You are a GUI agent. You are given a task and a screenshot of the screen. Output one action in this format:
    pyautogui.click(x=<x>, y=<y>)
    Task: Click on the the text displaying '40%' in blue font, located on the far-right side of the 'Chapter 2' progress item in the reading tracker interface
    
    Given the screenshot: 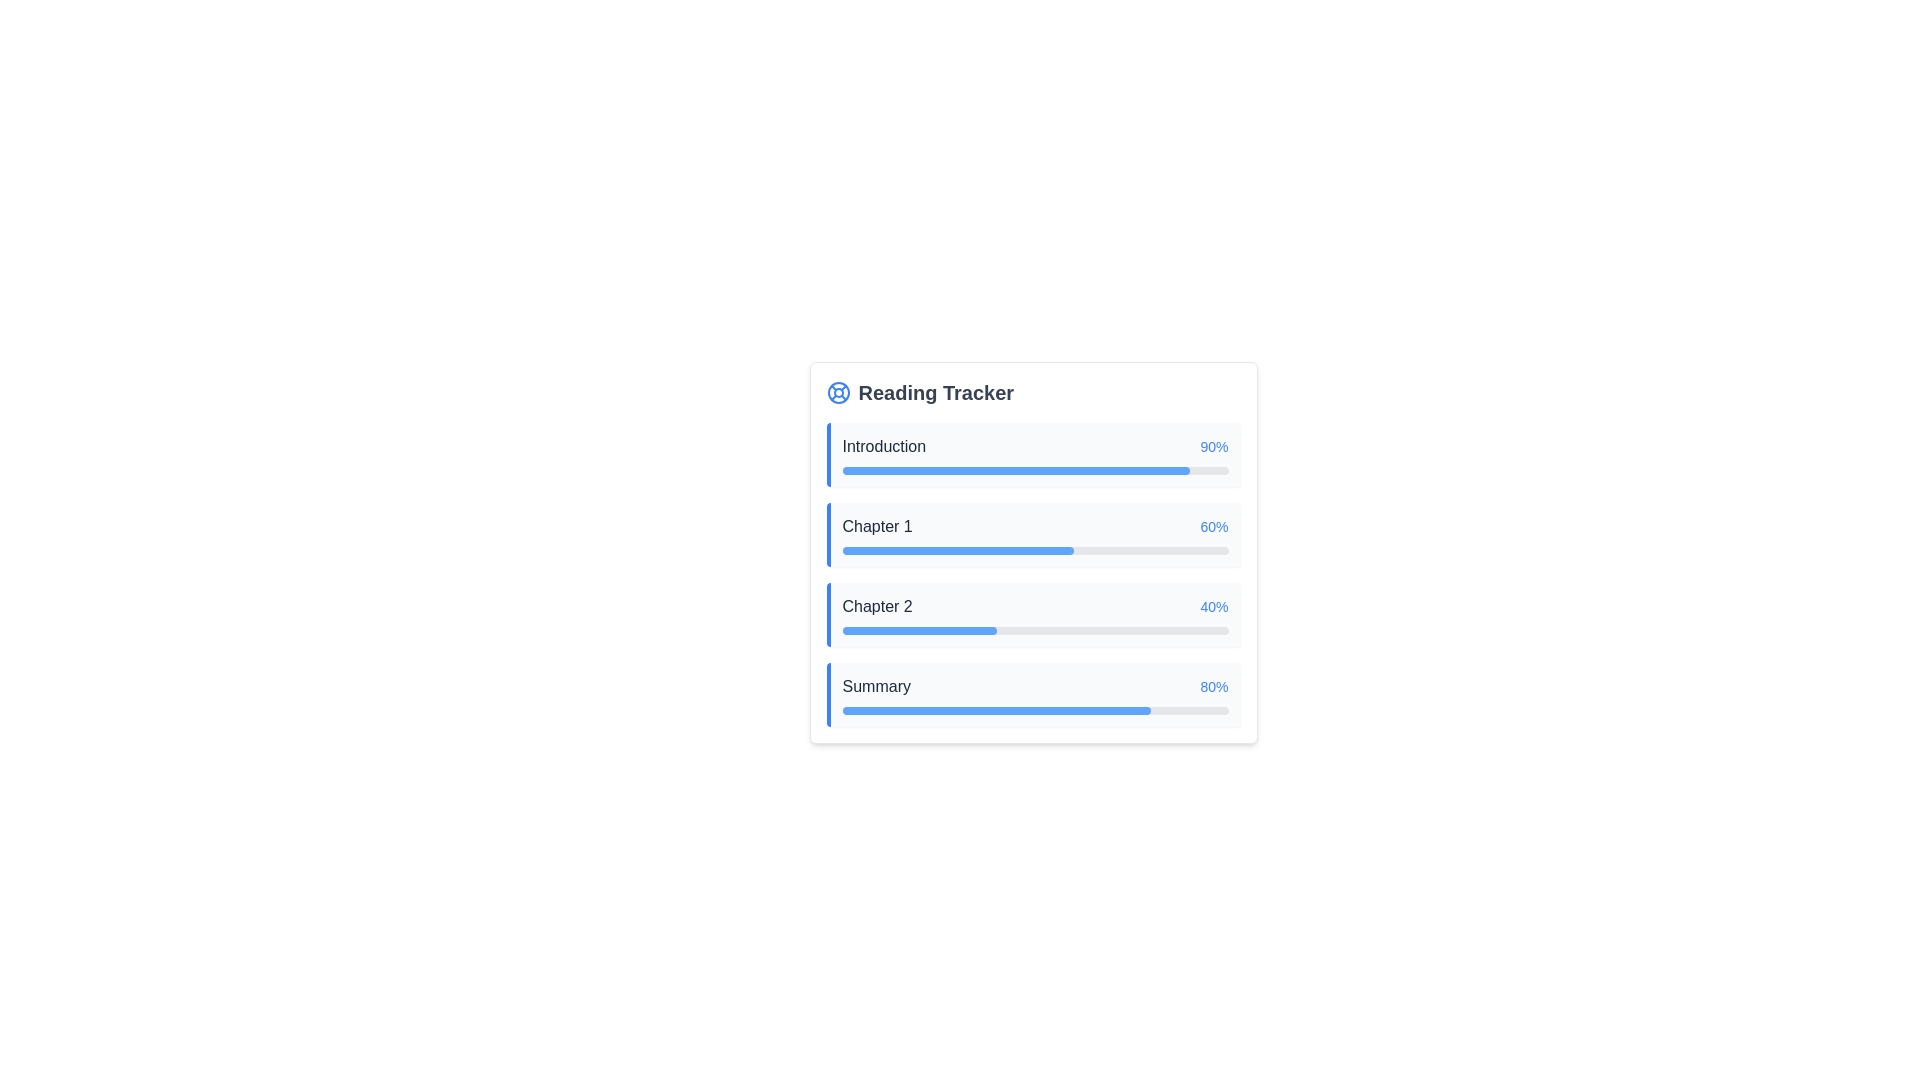 What is the action you would take?
    pyautogui.click(x=1213, y=605)
    